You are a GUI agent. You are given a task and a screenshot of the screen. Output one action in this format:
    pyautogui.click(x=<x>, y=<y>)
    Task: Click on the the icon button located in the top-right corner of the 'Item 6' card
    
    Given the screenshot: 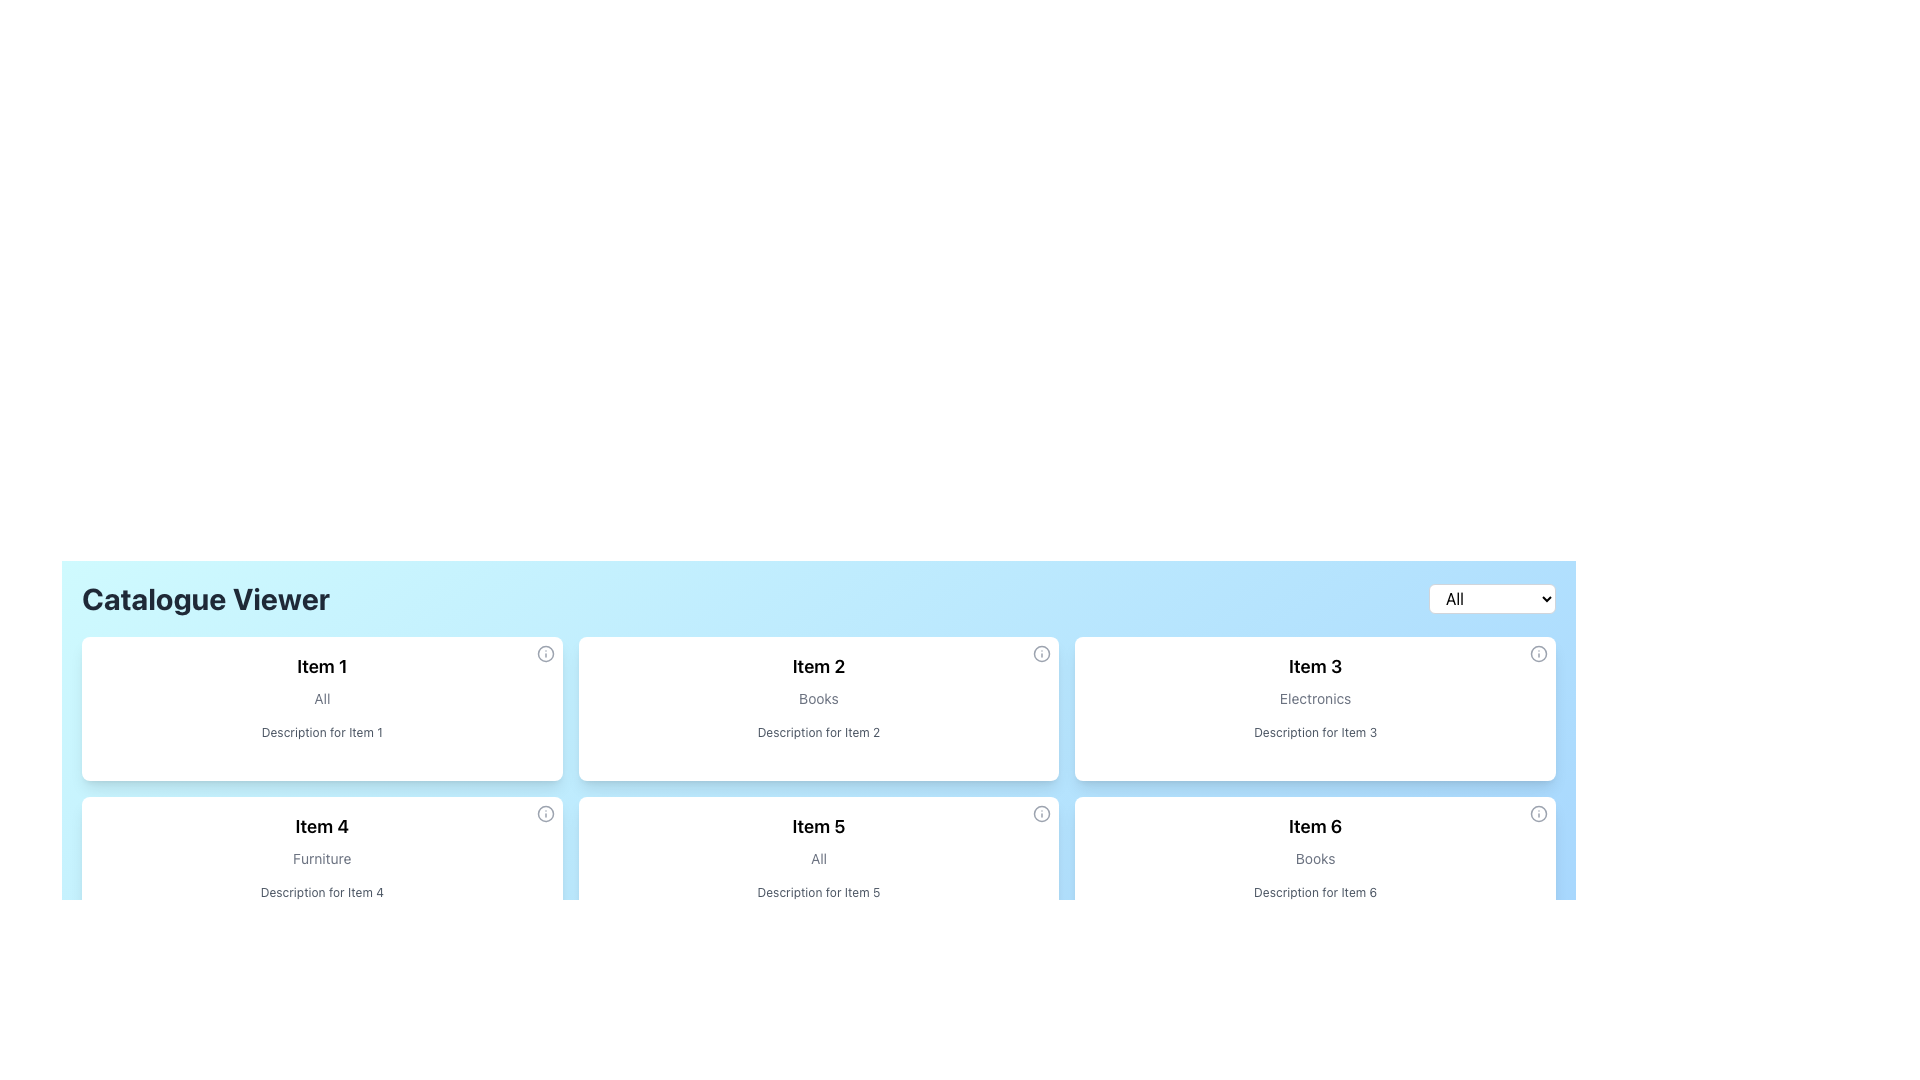 What is the action you would take?
    pyautogui.click(x=1538, y=813)
    